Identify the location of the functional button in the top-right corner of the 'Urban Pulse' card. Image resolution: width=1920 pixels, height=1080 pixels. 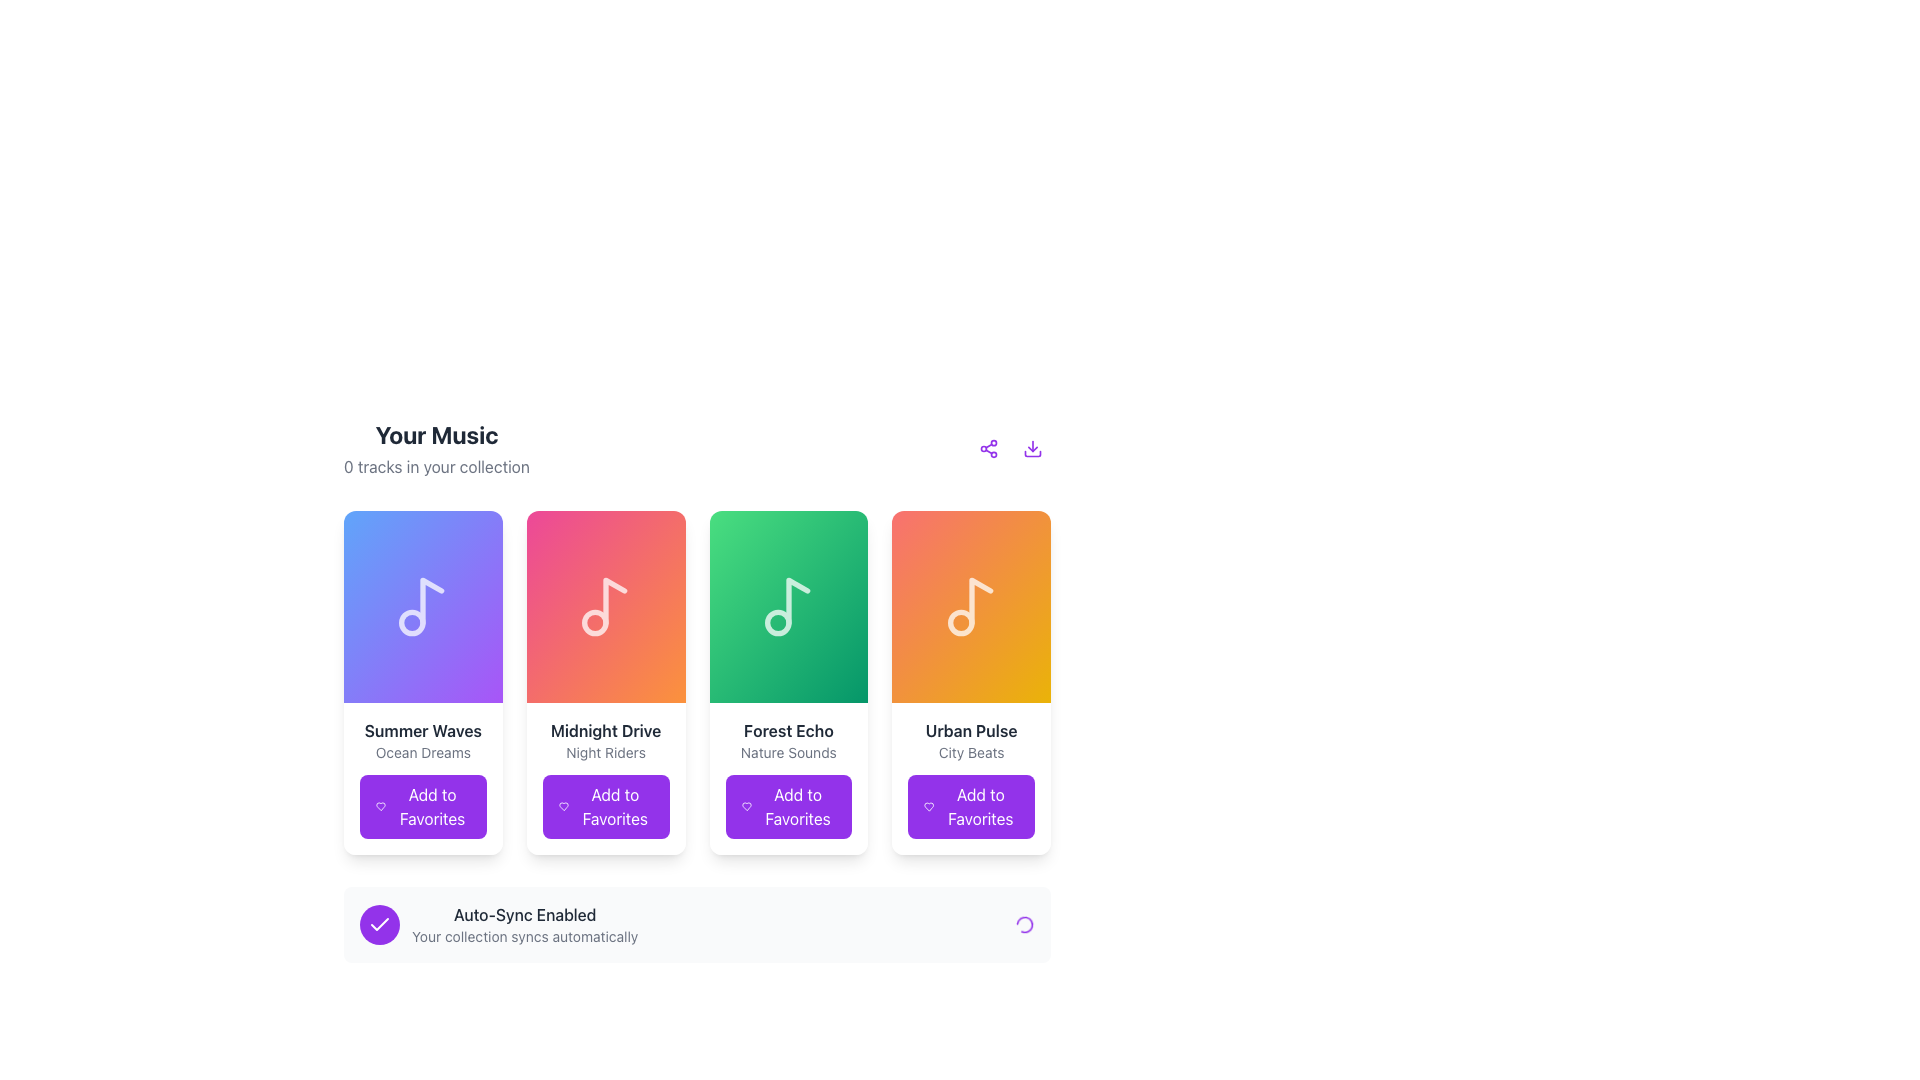
(1022, 538).